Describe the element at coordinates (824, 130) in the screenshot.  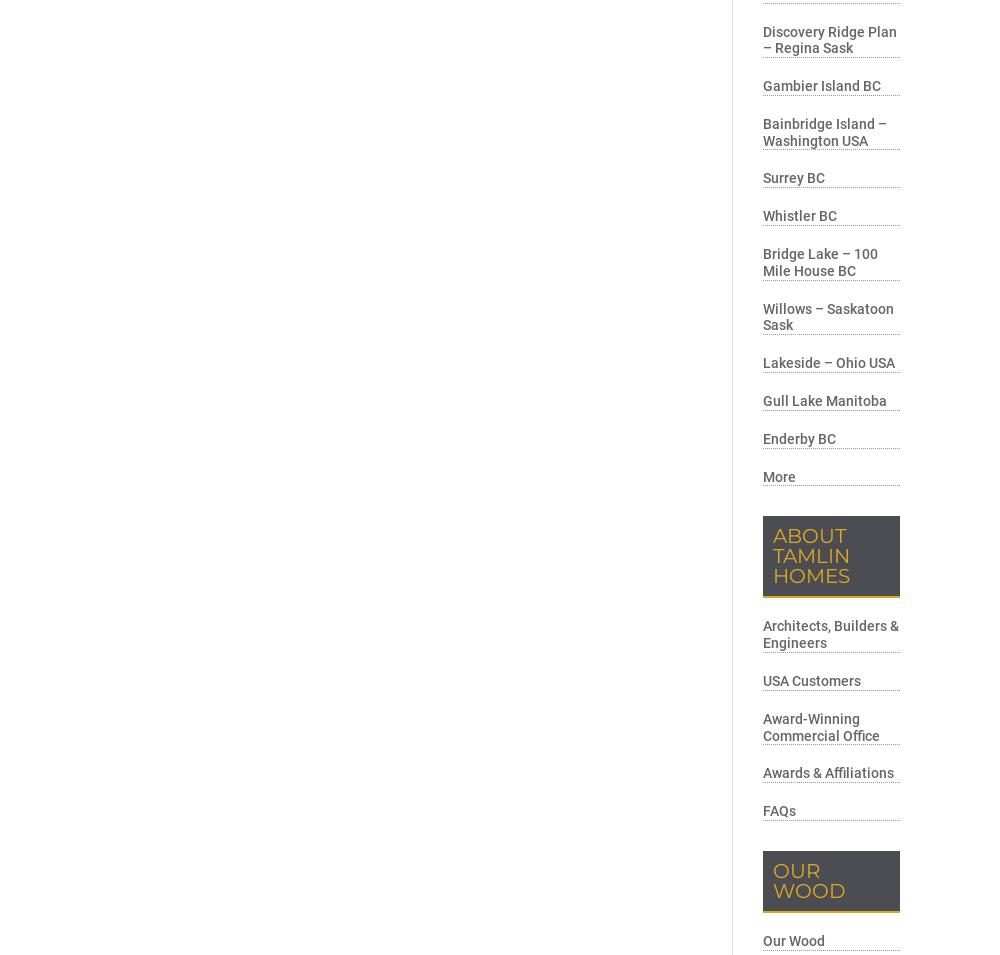
I see `'Bainbridge Island – Washington USA'` at that location.